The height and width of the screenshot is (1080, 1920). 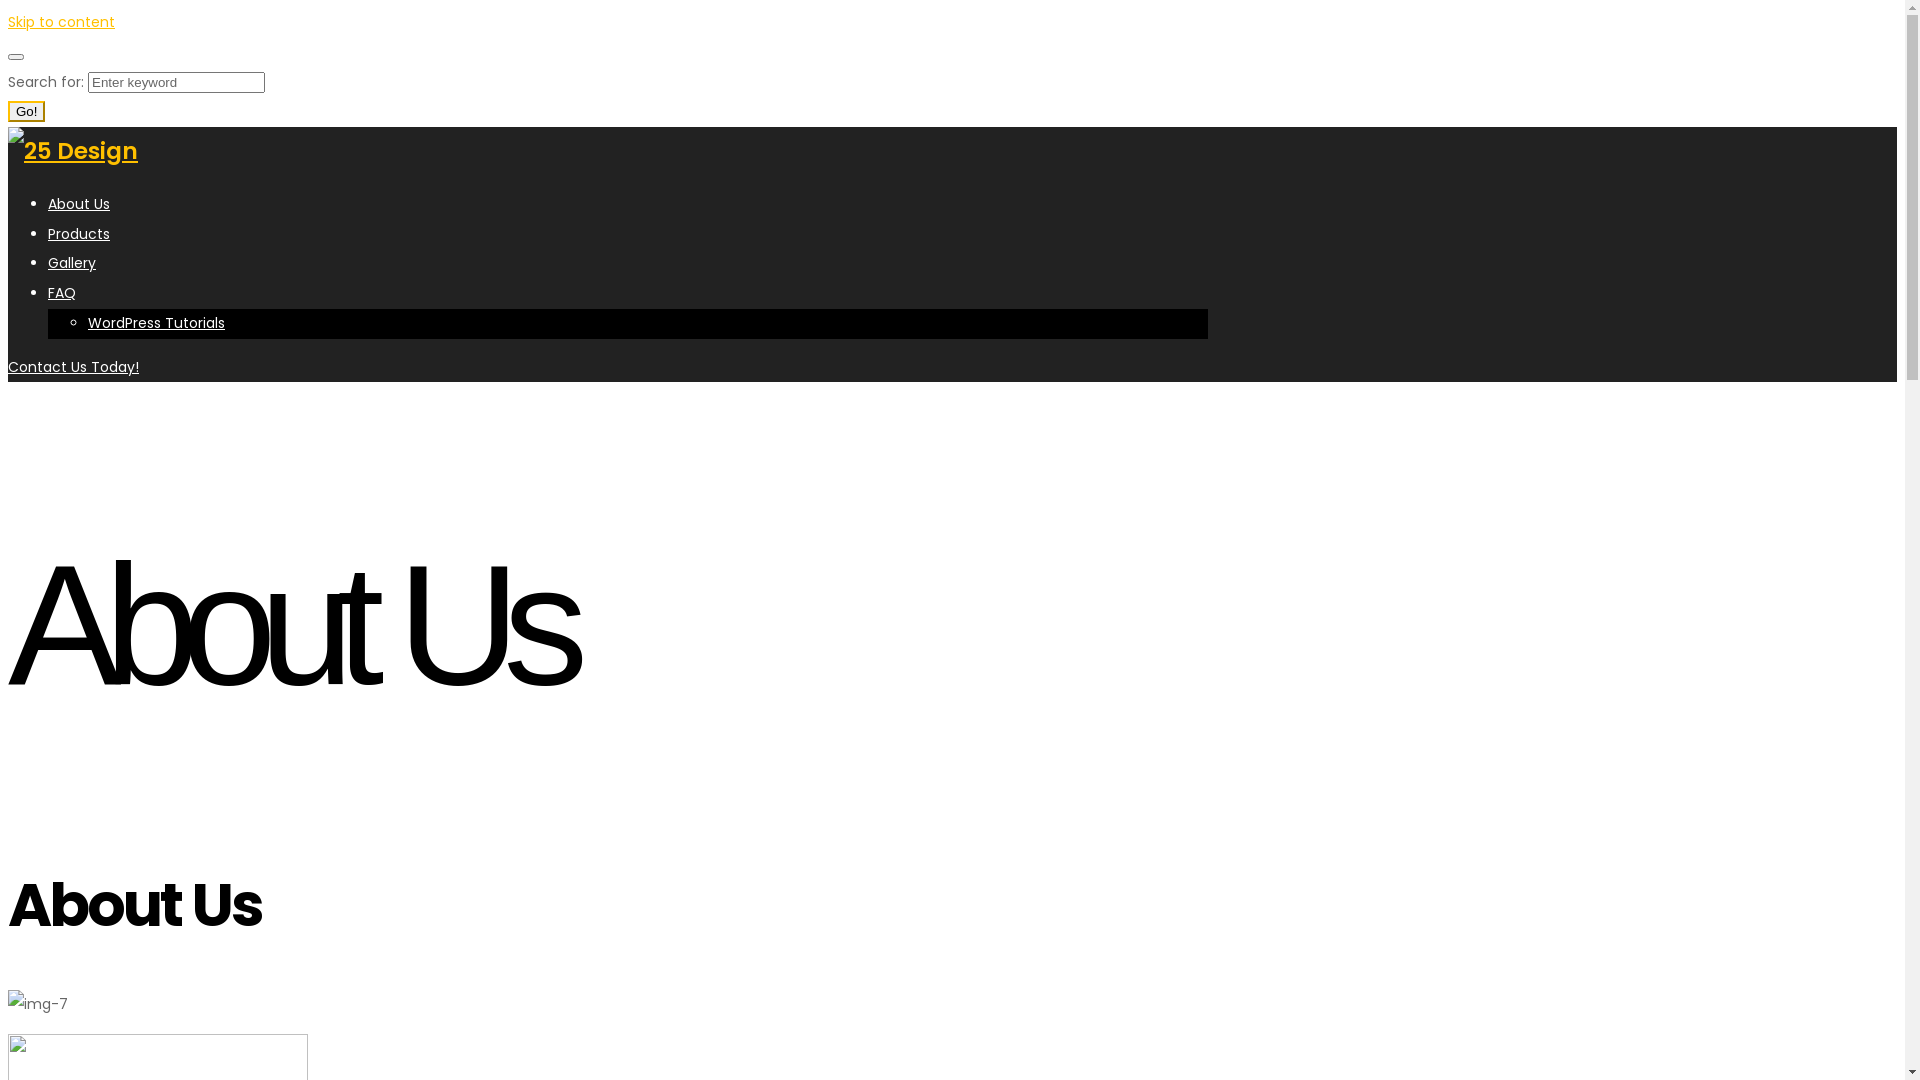 What do you see at coordinates (26, 111) in the screenshot?
I see `'Go!'` at bounding box center [26, 111].